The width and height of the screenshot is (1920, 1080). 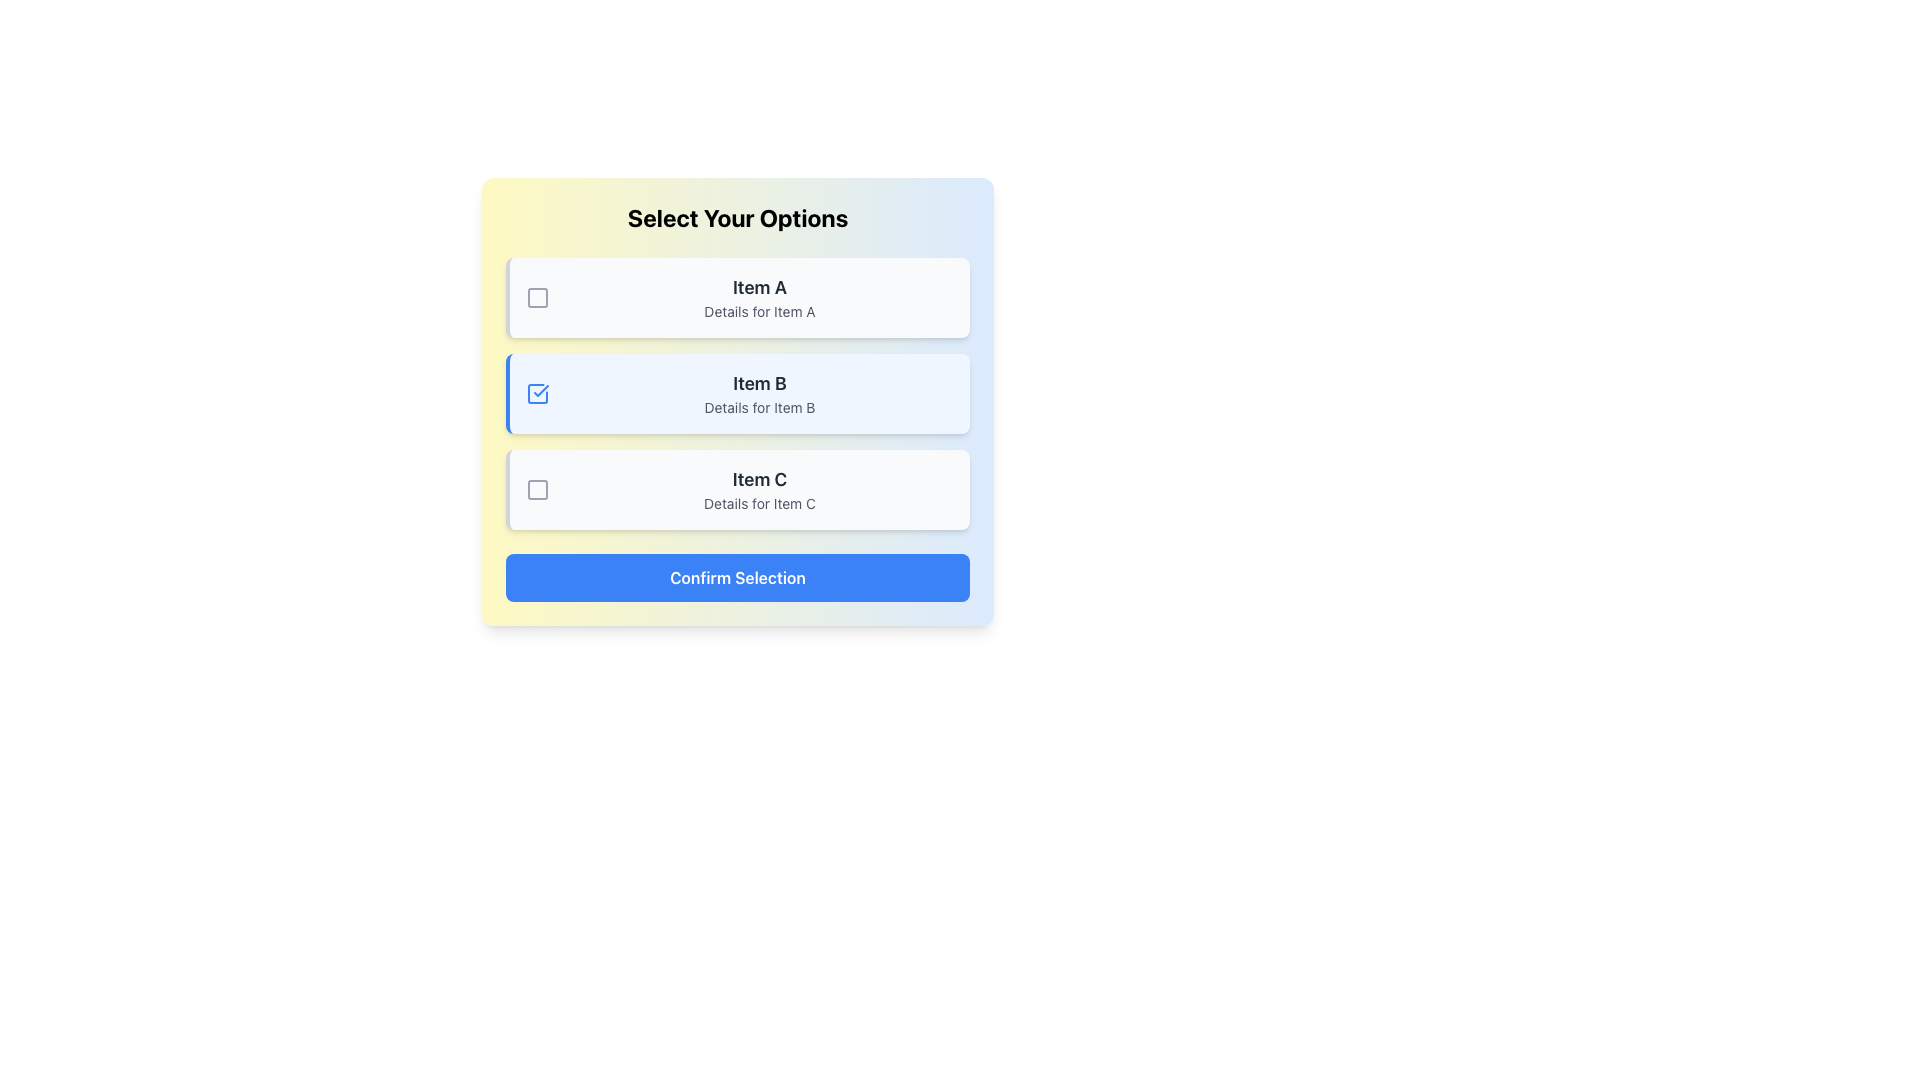 What do you see at coordinates (758, 312) in the screenshot?
I see `descriptive text label located directly below 'Item A' in the first item option section, which aids users in understanding the content and relevance of this option` at bounding box center [758, 312].